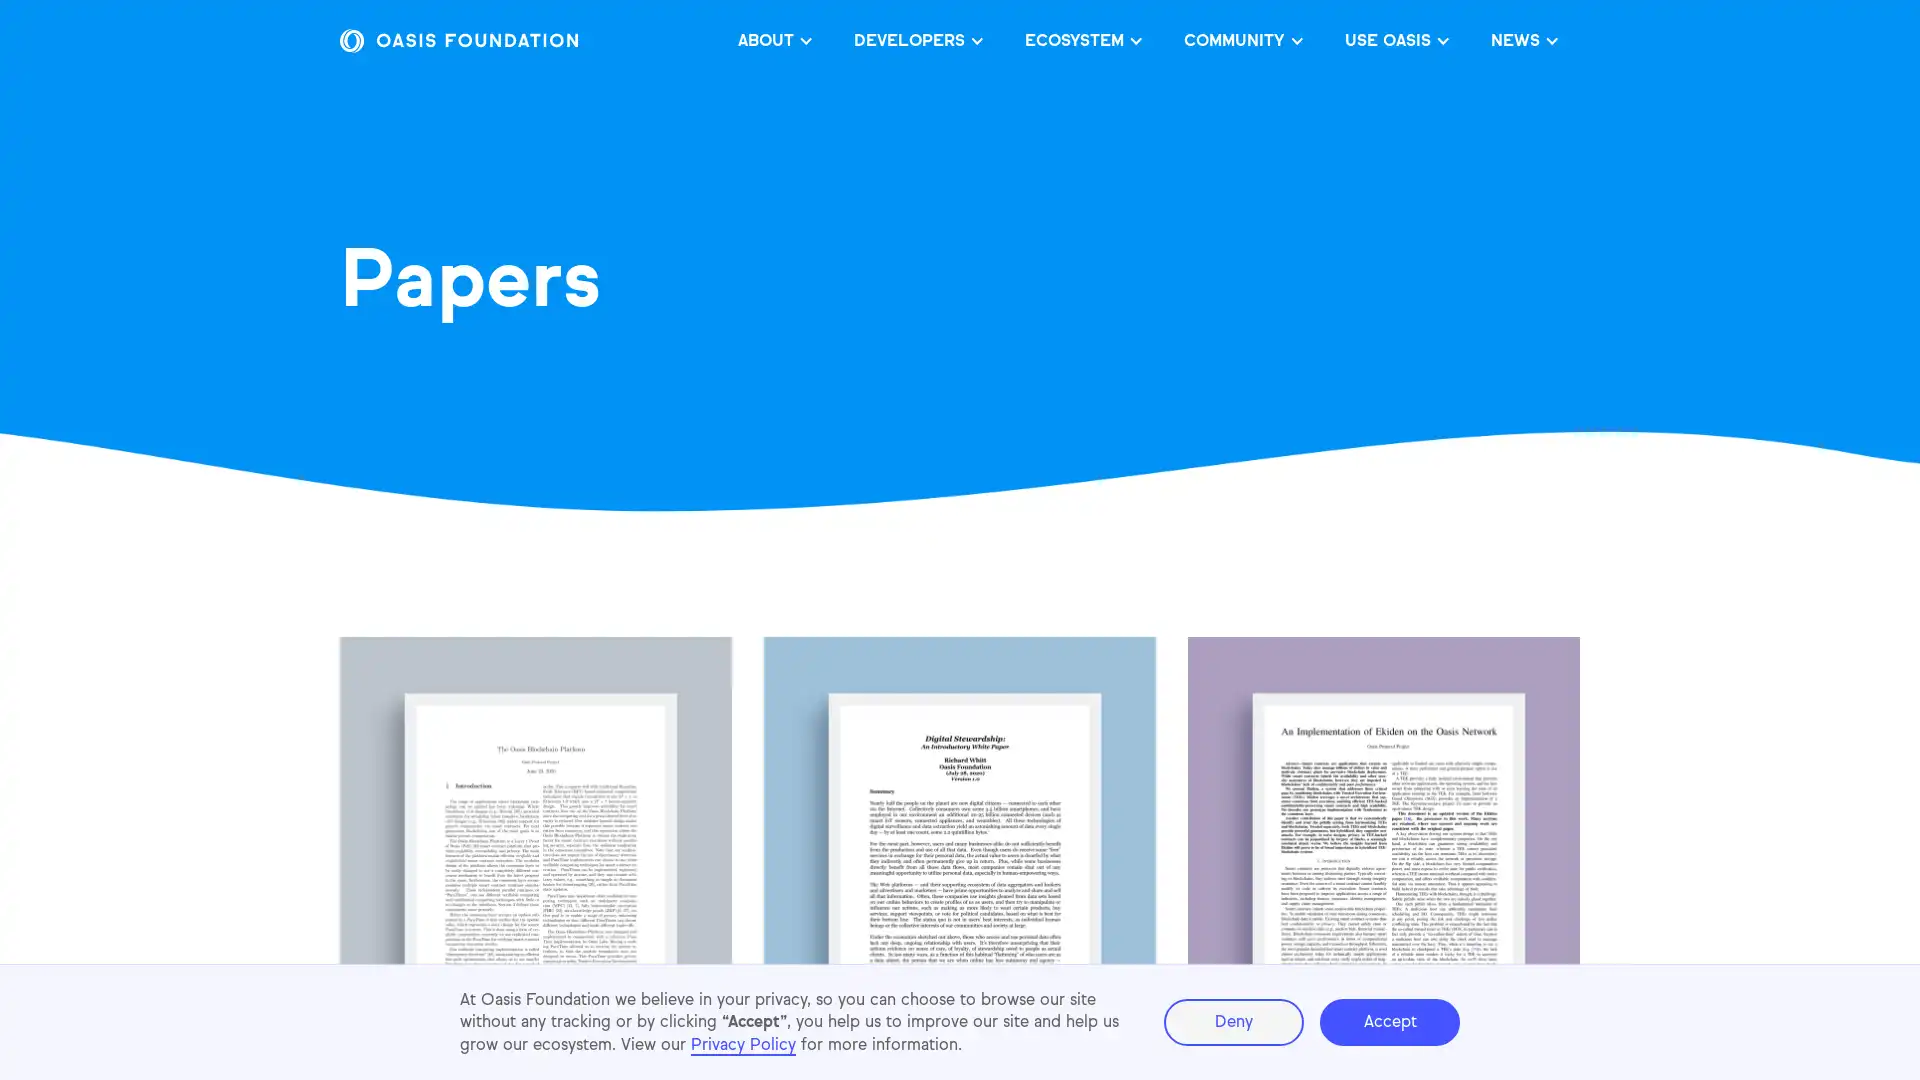 The width and height of the screenshot is (1920, 1080). What do you see at coordinates (1232, 1022) in the screenshot?
I see `Deny` at bounding box center [1232, 1022].